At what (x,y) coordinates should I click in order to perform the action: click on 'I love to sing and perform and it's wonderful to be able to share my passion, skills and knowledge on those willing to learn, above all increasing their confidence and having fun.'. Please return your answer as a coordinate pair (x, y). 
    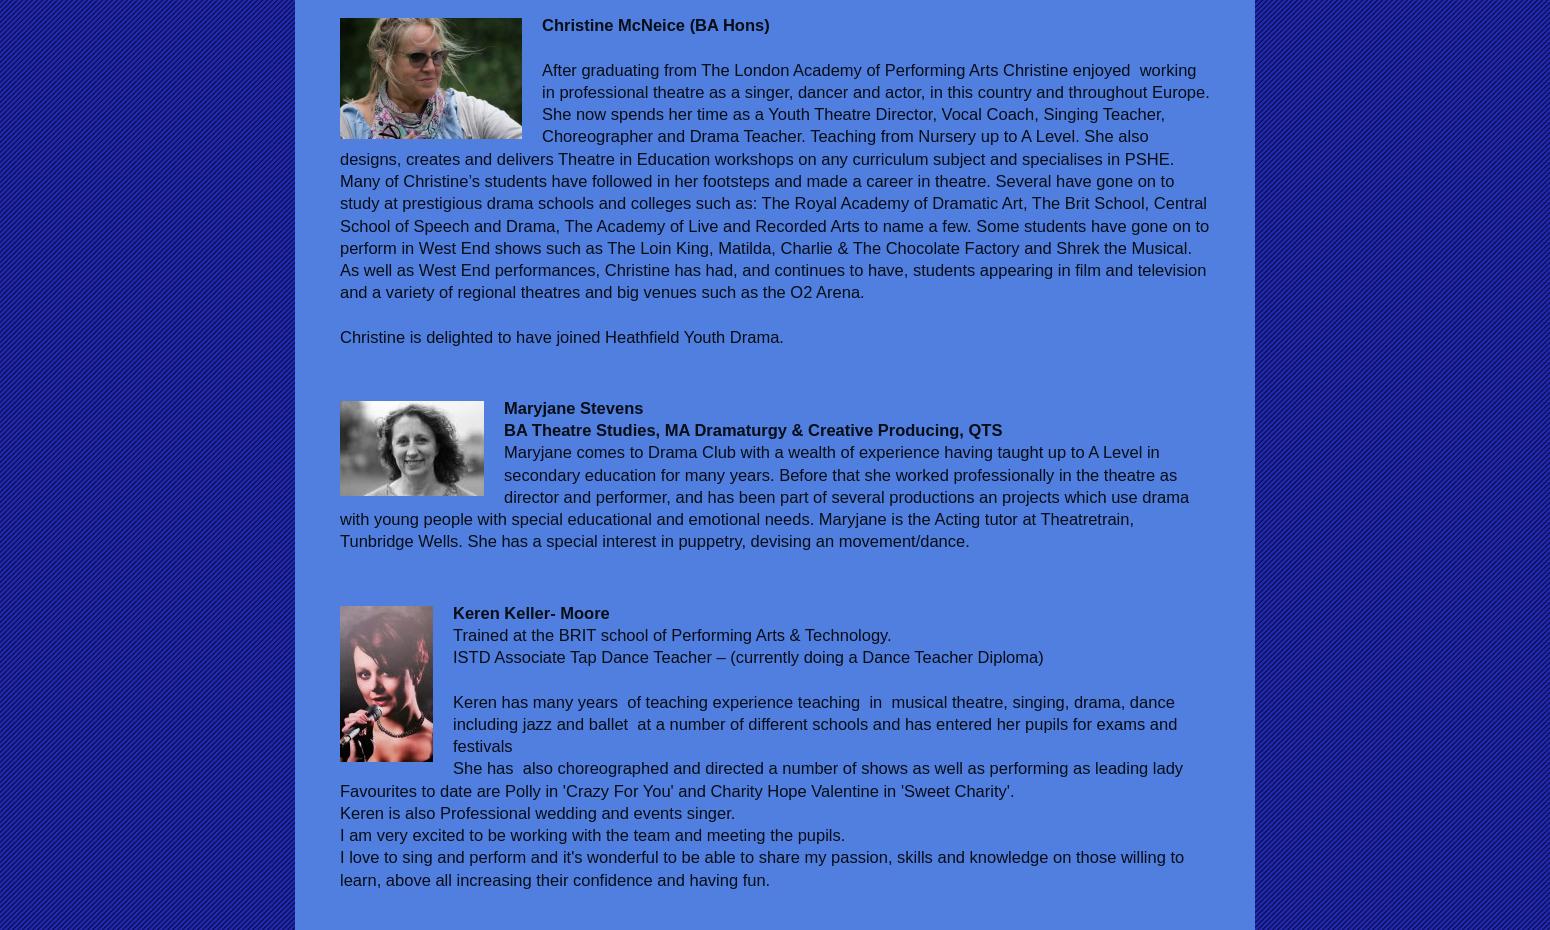
    Looking at the image, I should click on (761, 867).